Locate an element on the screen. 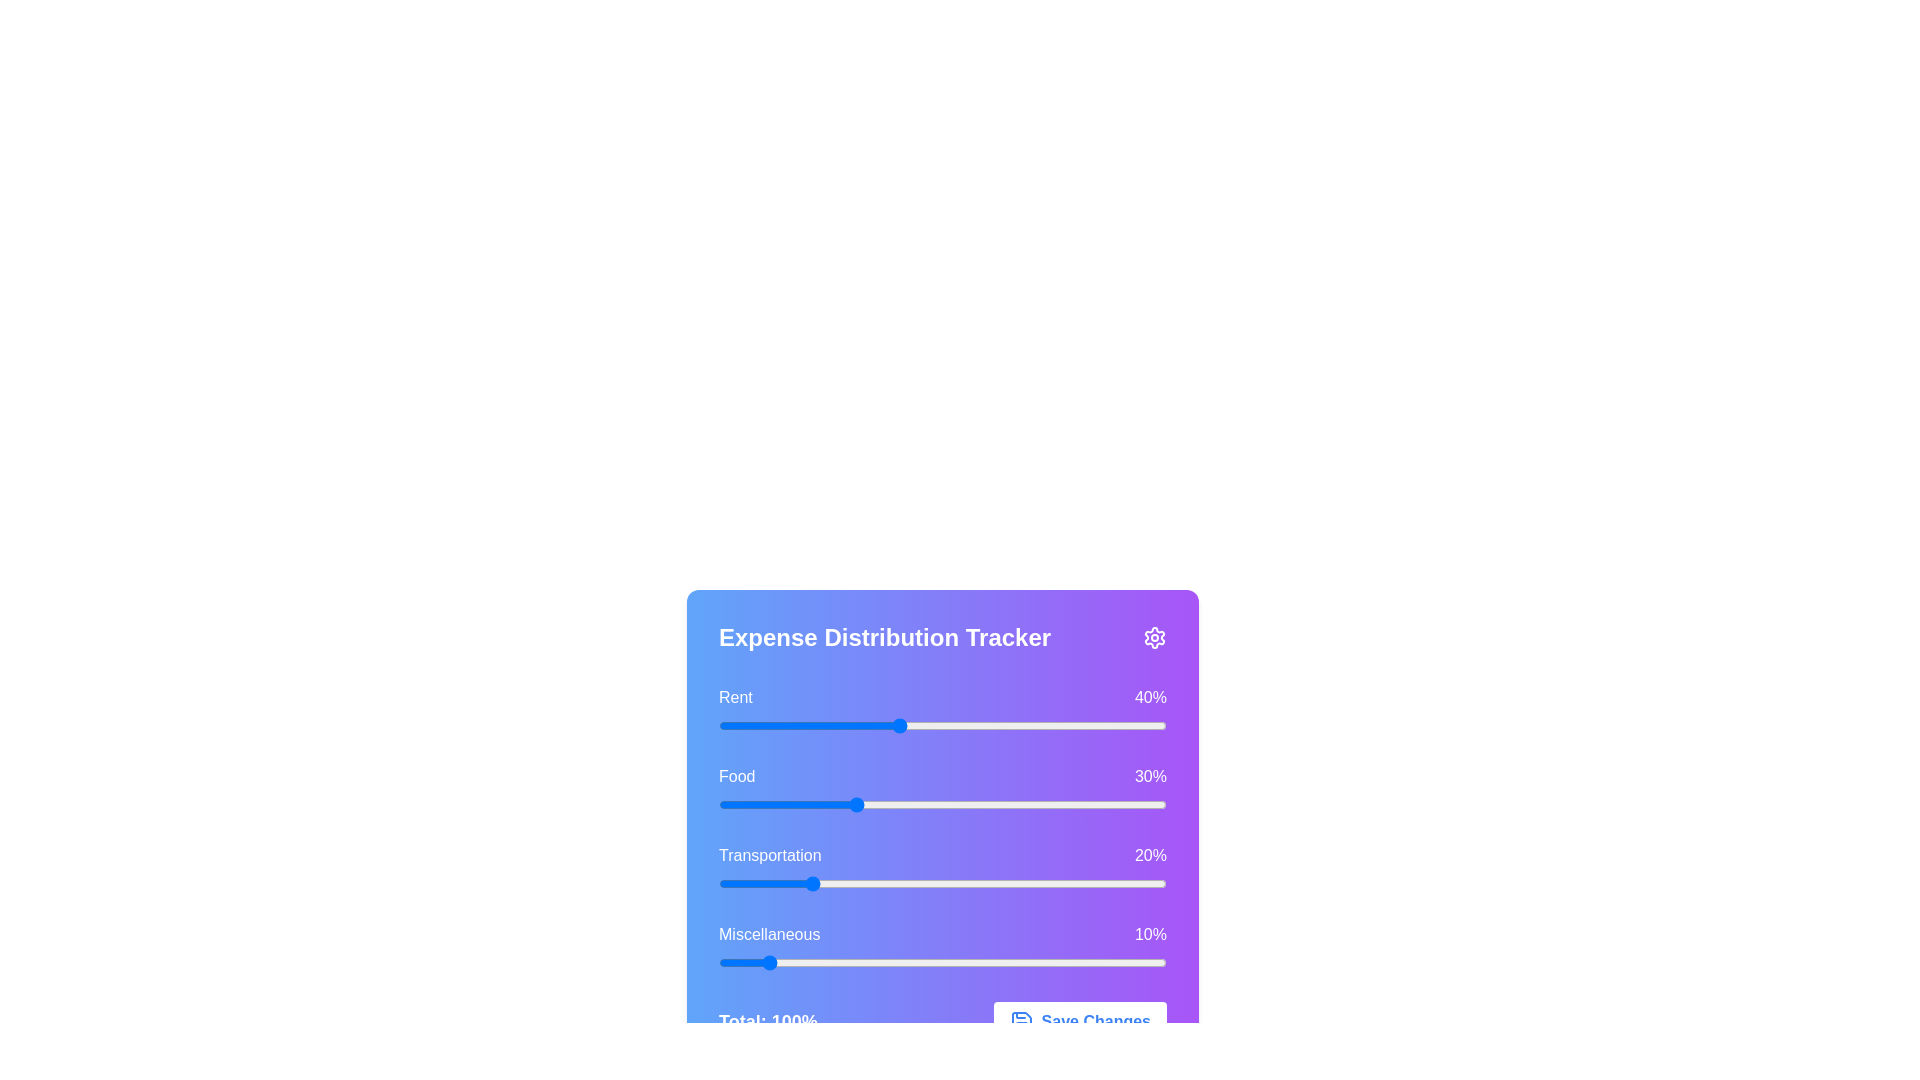 The height and width of the screenshot is (1080, 1920). the text label displaying 'Transportation' in white font against a gradient background, located in the lower-middle section of the interface under the 'Transportation 20%' subsection is located at coordinates (769, 855).